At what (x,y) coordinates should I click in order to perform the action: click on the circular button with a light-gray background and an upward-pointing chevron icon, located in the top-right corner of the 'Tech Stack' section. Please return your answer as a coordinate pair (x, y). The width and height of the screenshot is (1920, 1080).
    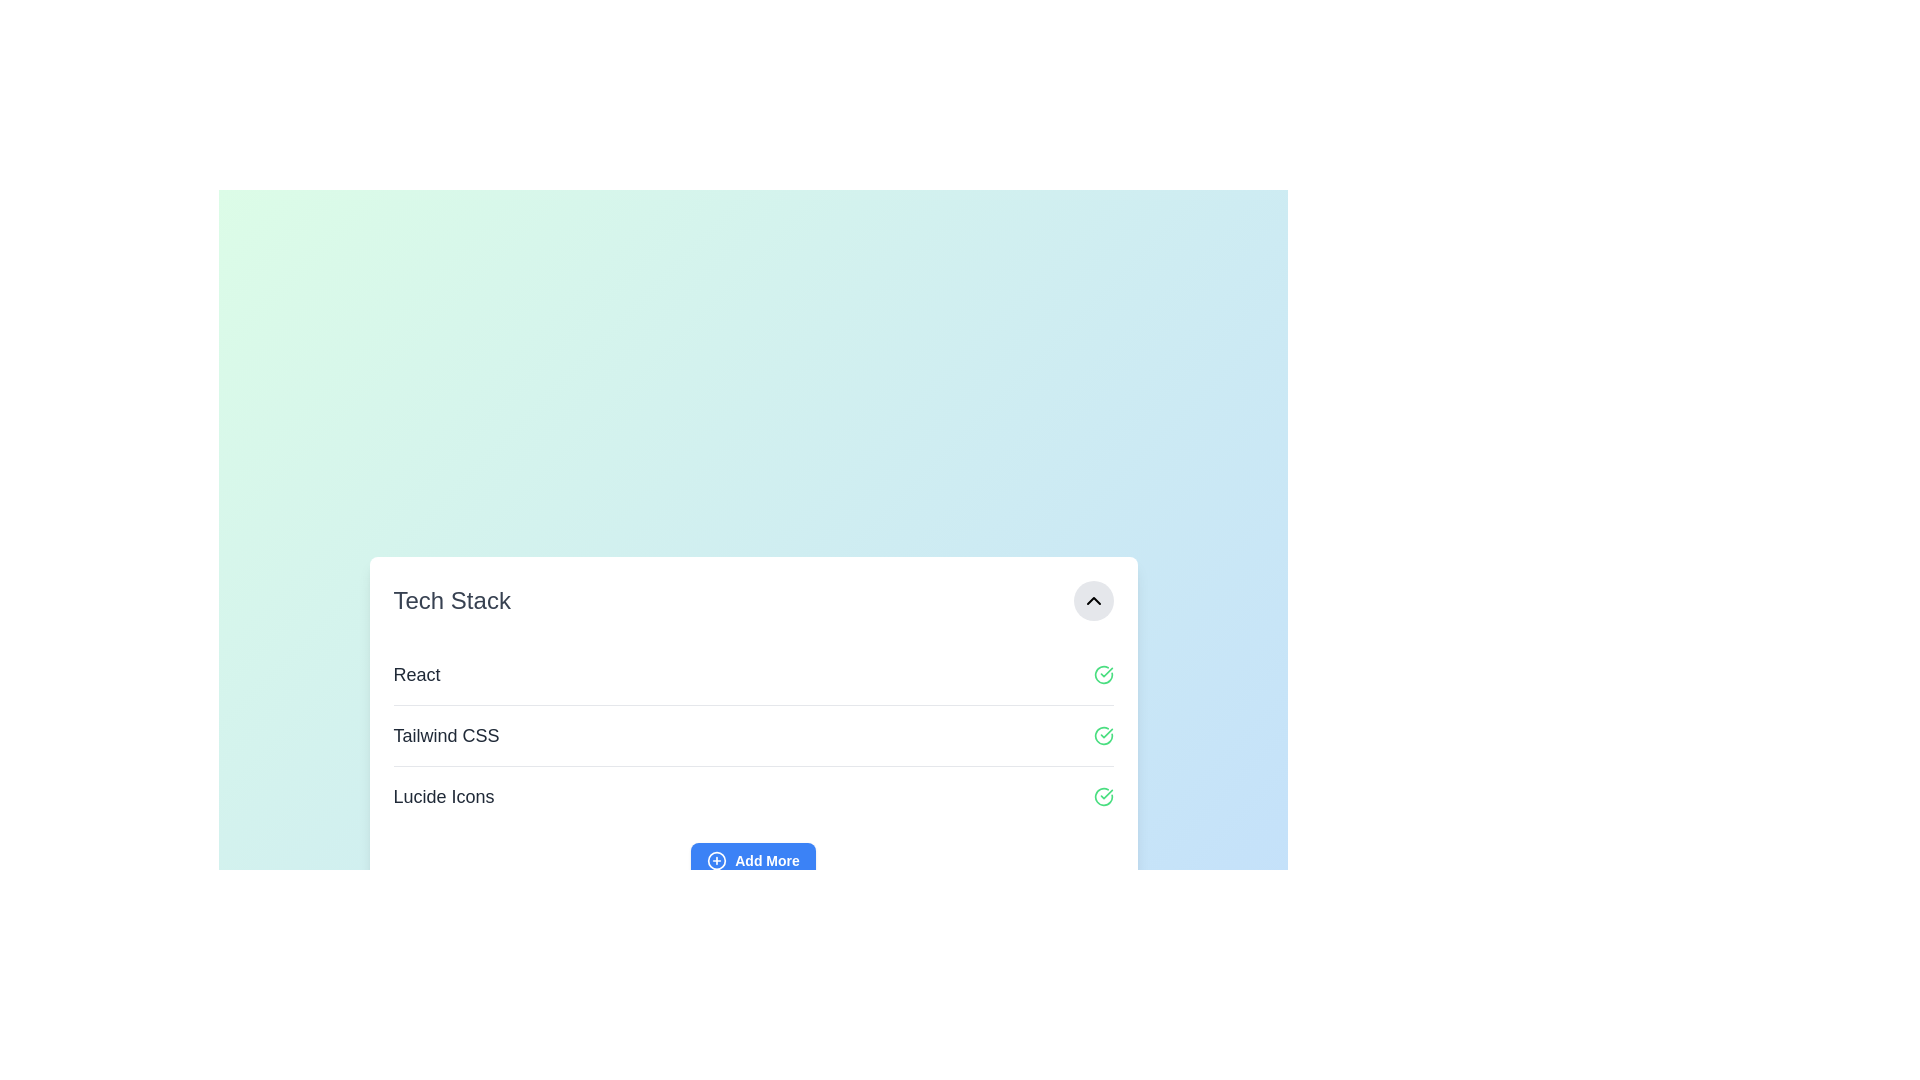
    Looking at the image, I should click on (1092, 600).